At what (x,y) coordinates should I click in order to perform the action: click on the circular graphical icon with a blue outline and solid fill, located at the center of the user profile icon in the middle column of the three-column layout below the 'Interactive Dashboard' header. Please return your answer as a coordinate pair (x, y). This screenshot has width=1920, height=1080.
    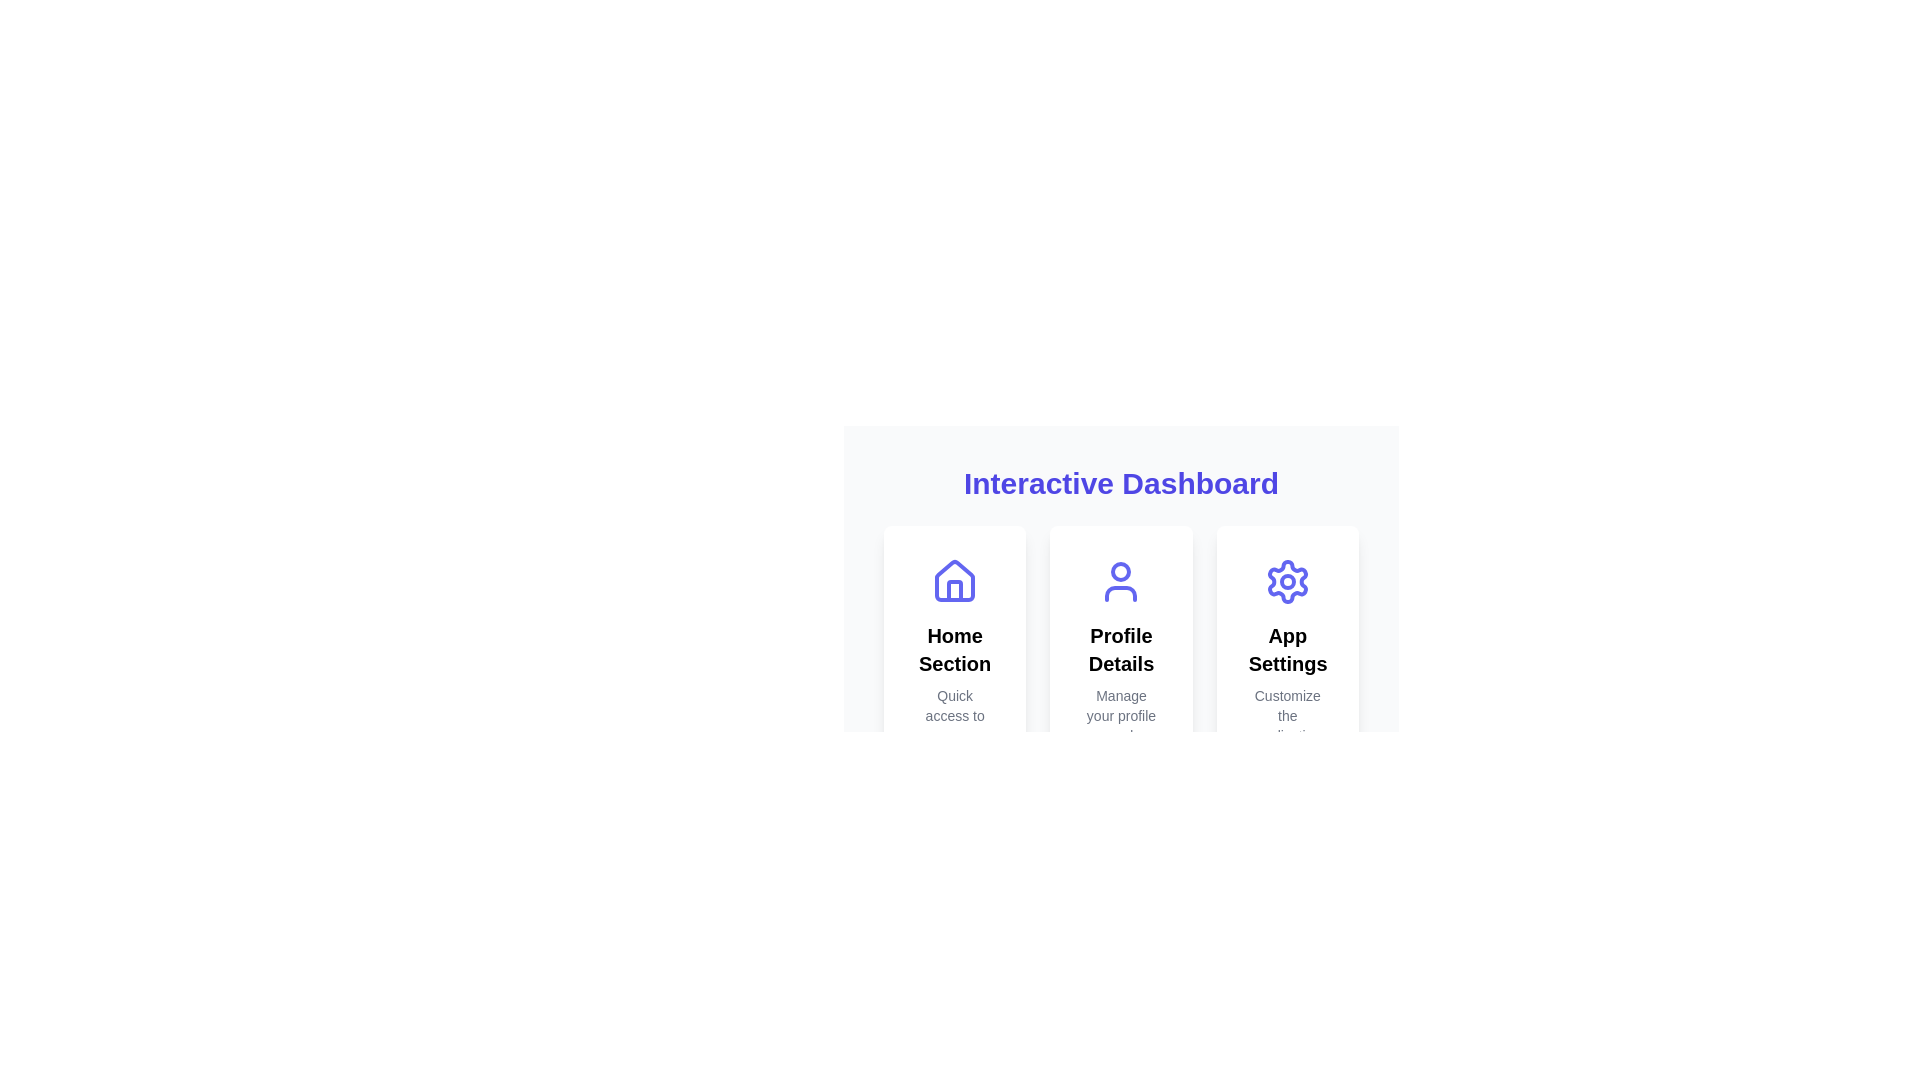
    Looking at the image, I should click on (1121, 571).